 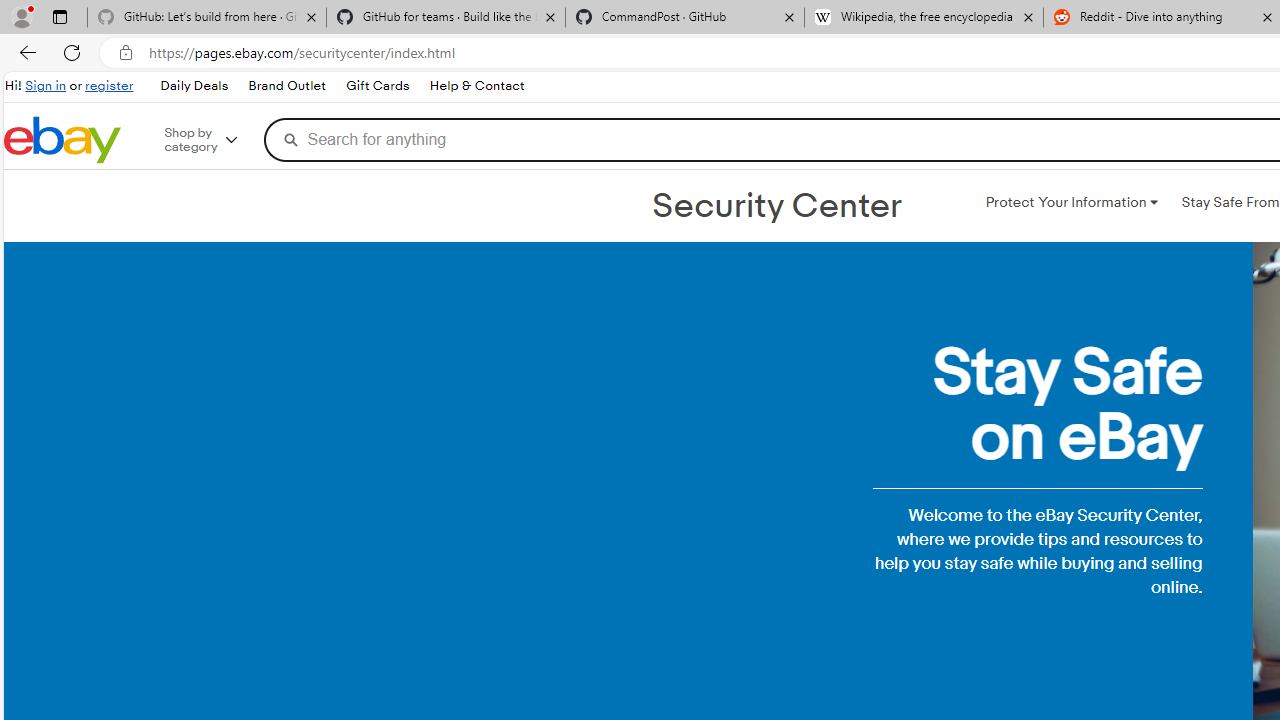 What do you see at coordinates (46, 85) in the screenshot?
I see `'Sign in'` at bounding box center [46, 85].